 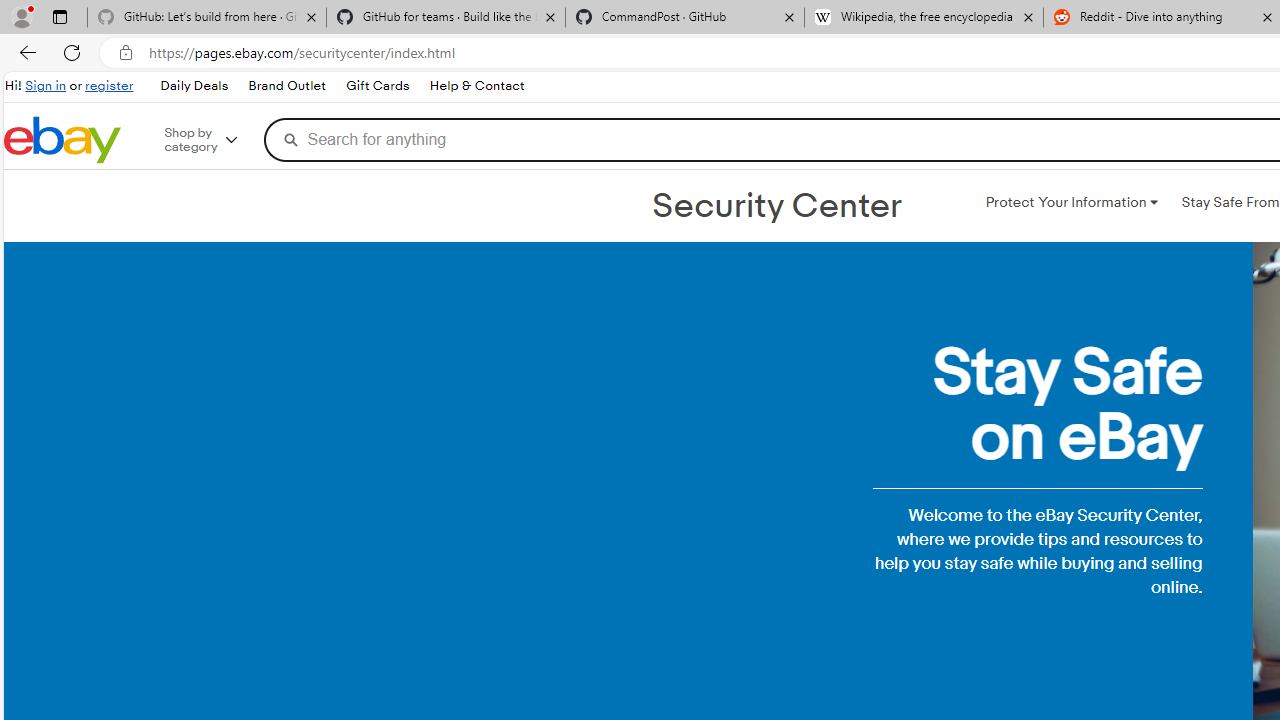 What do you see at coordinates (46, 85) in the screenshot?
I see `'Sign in'` at bounding box center [46, 85].